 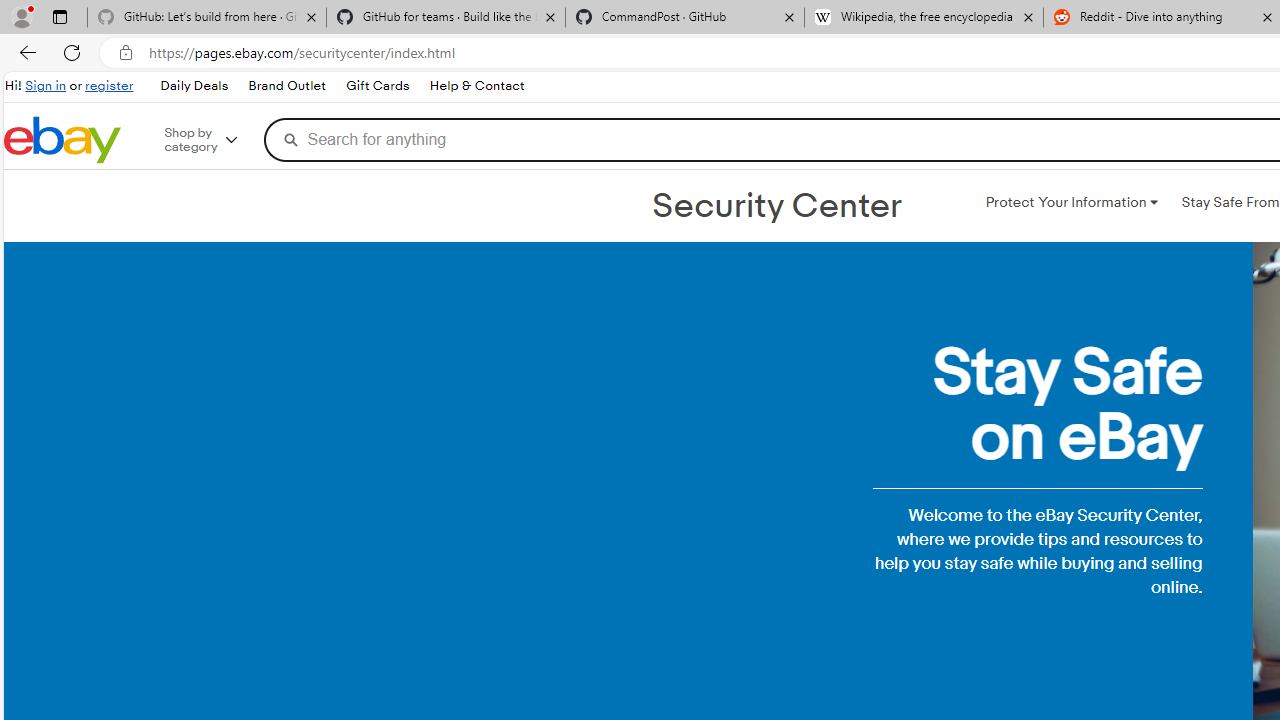 What do you see at coordinates (46, 85) in the screenshot?
I see `'Sign in'` at bounding box center [46, 85].